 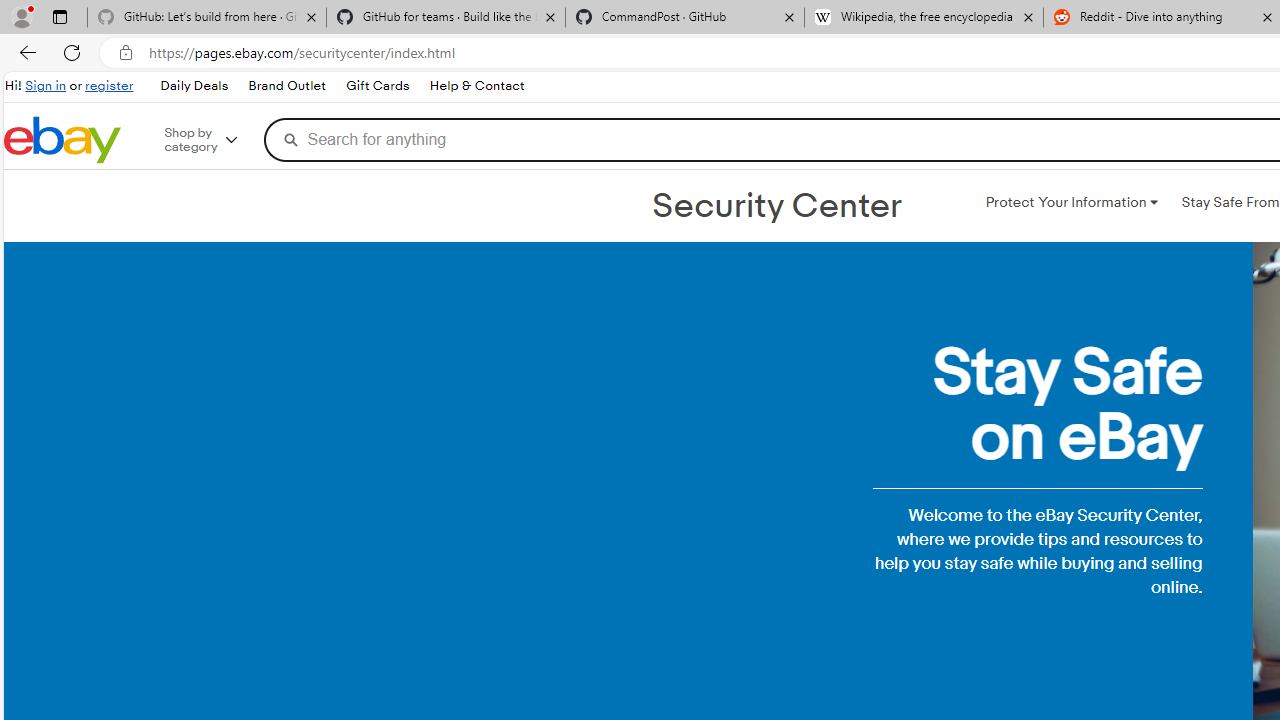 What do you see at coordinates (46, 85) in the screenshot?
I see `'Sign in'` at bounding box center [46, 85].